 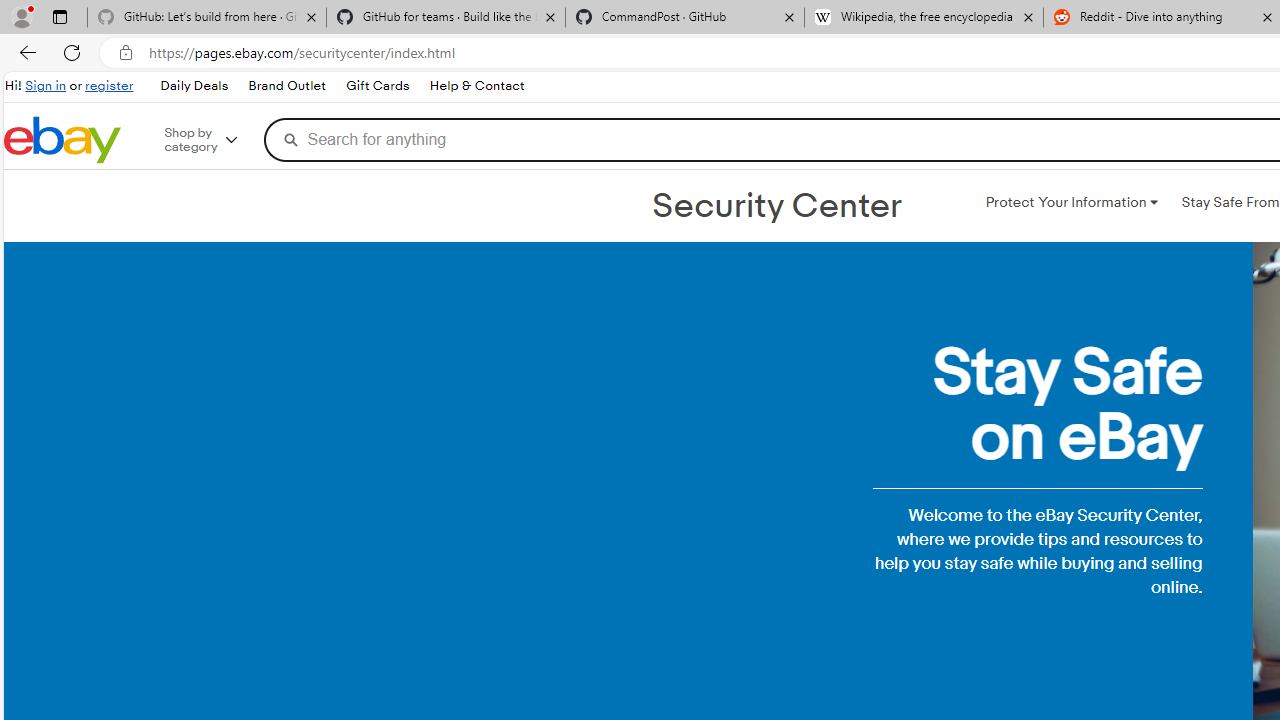 What do you see at coordinates (46, 85) in the screenshot?
I see `'Sign in'` at bounding box center [46, 85].